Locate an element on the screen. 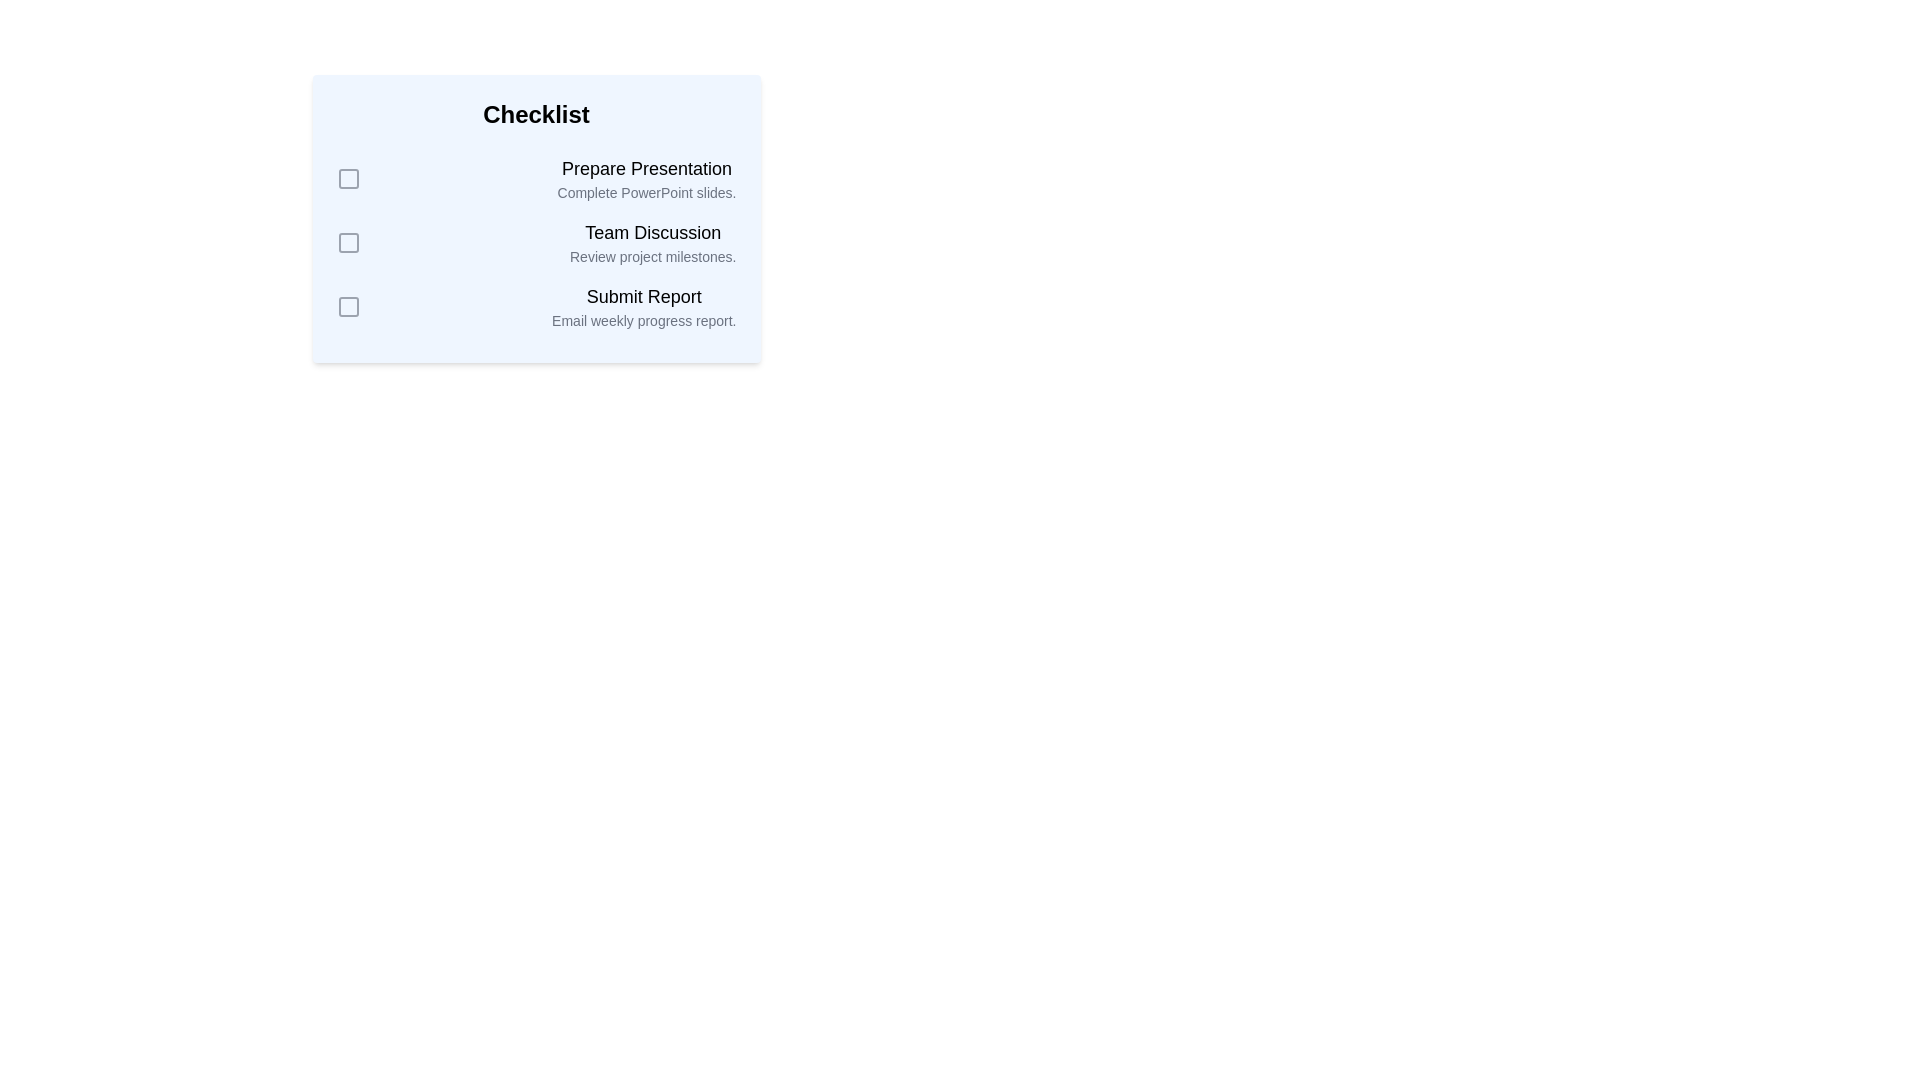  the checklist header is located at coordinates (536, 115).